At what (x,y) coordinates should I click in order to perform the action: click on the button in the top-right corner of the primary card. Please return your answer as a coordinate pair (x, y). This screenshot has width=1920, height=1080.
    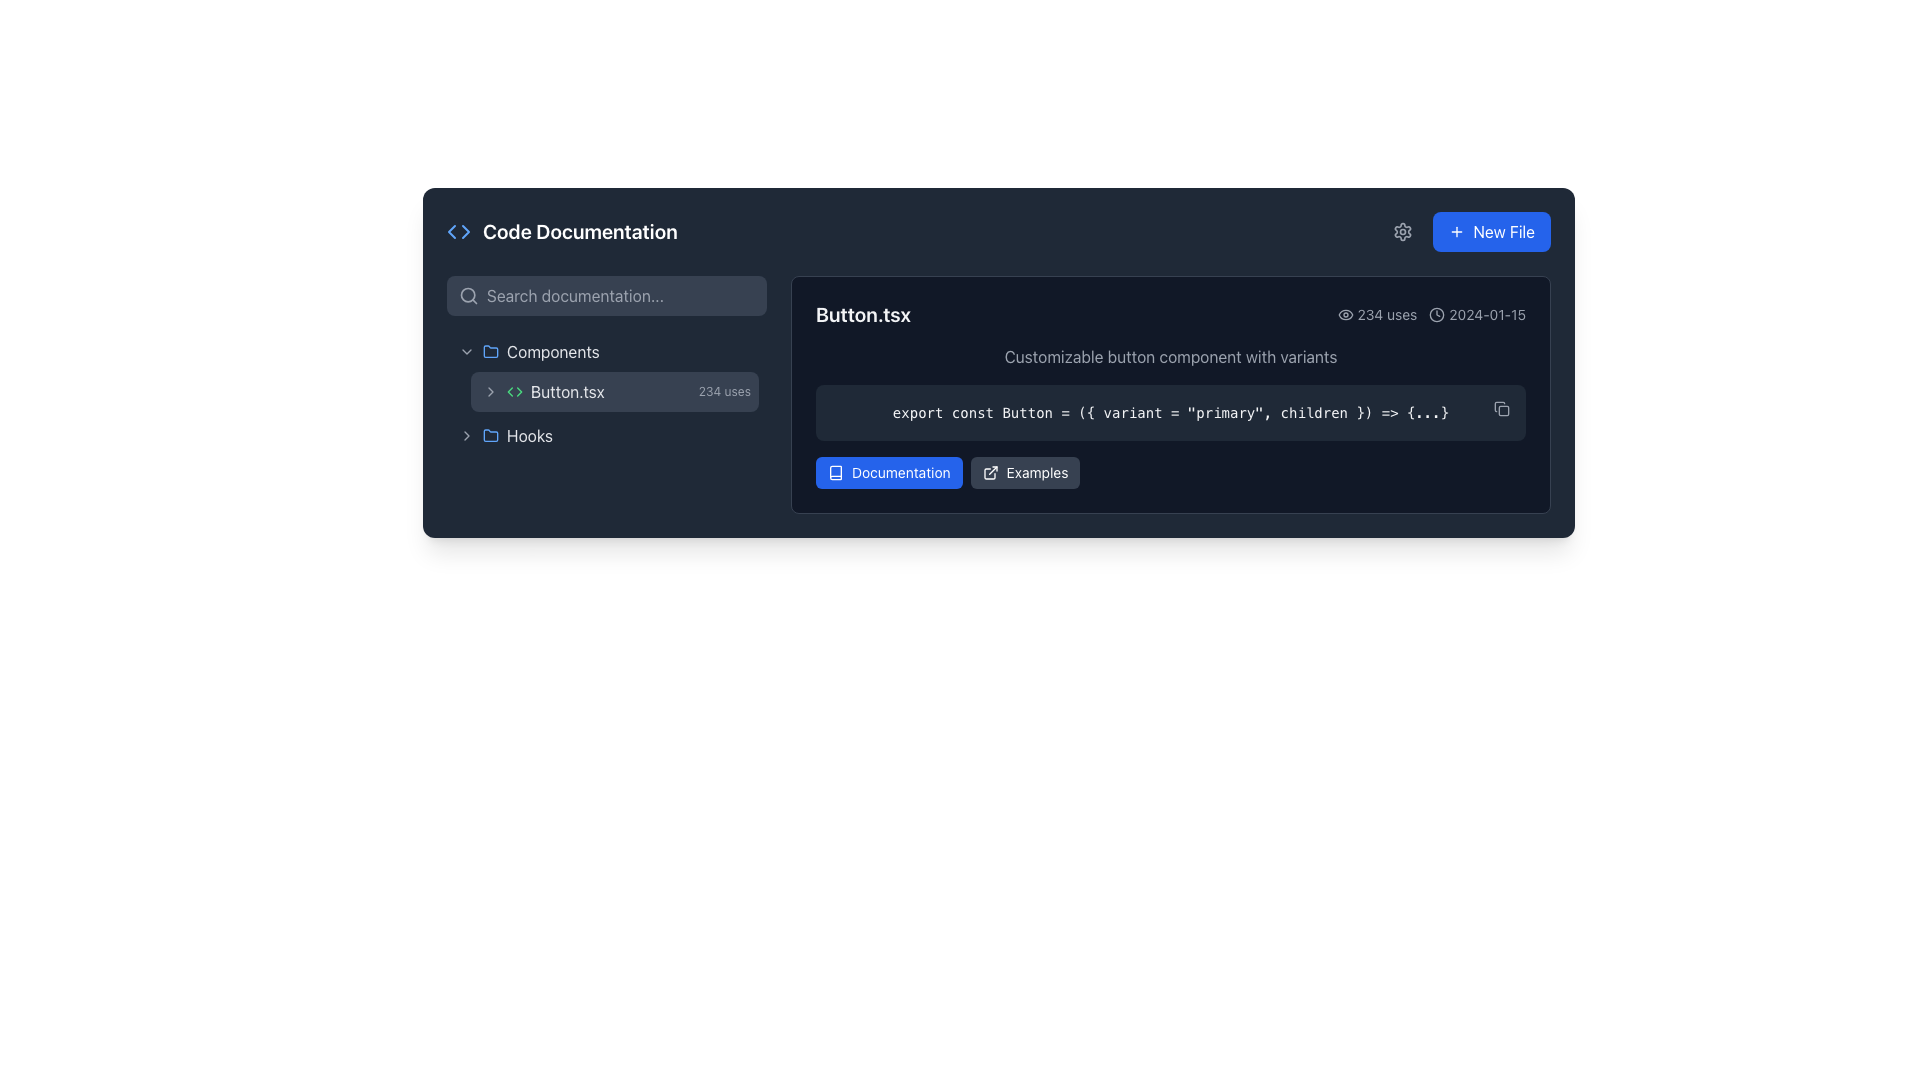
    Looking at the image, I should click on (1492, 230).